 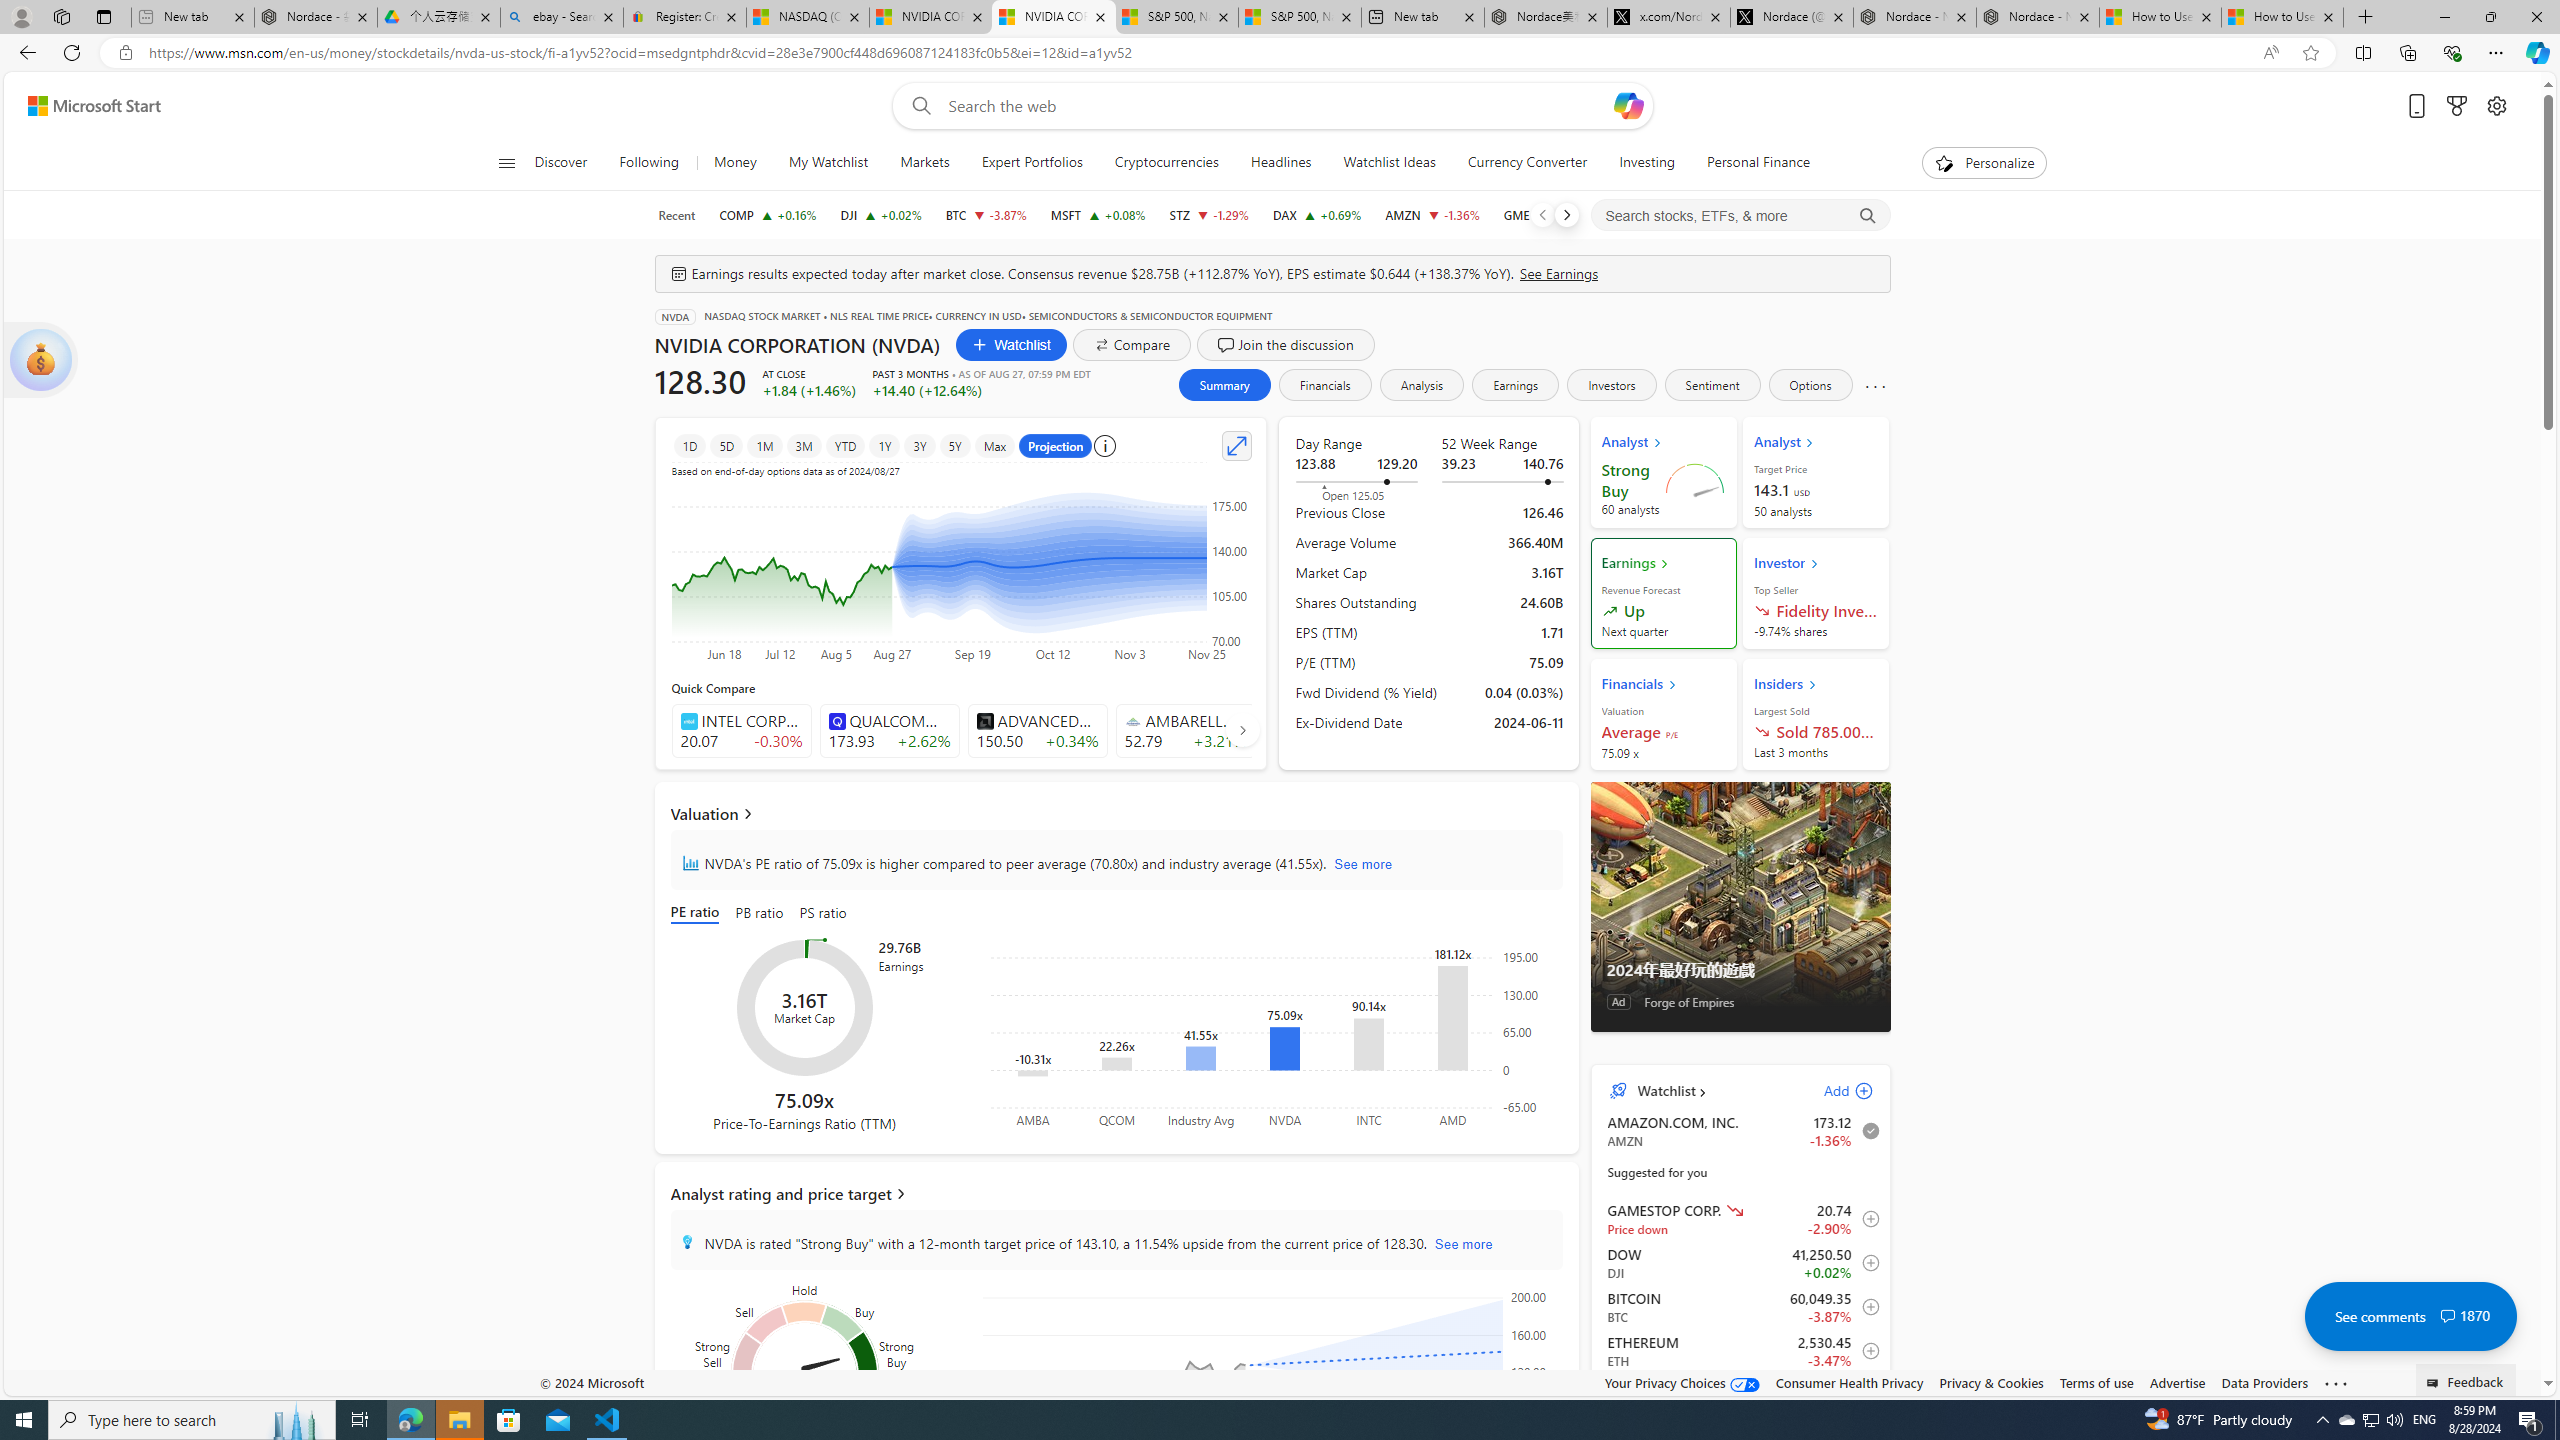 I want to click on 'Advertise', so click(x=2176, y=1382).